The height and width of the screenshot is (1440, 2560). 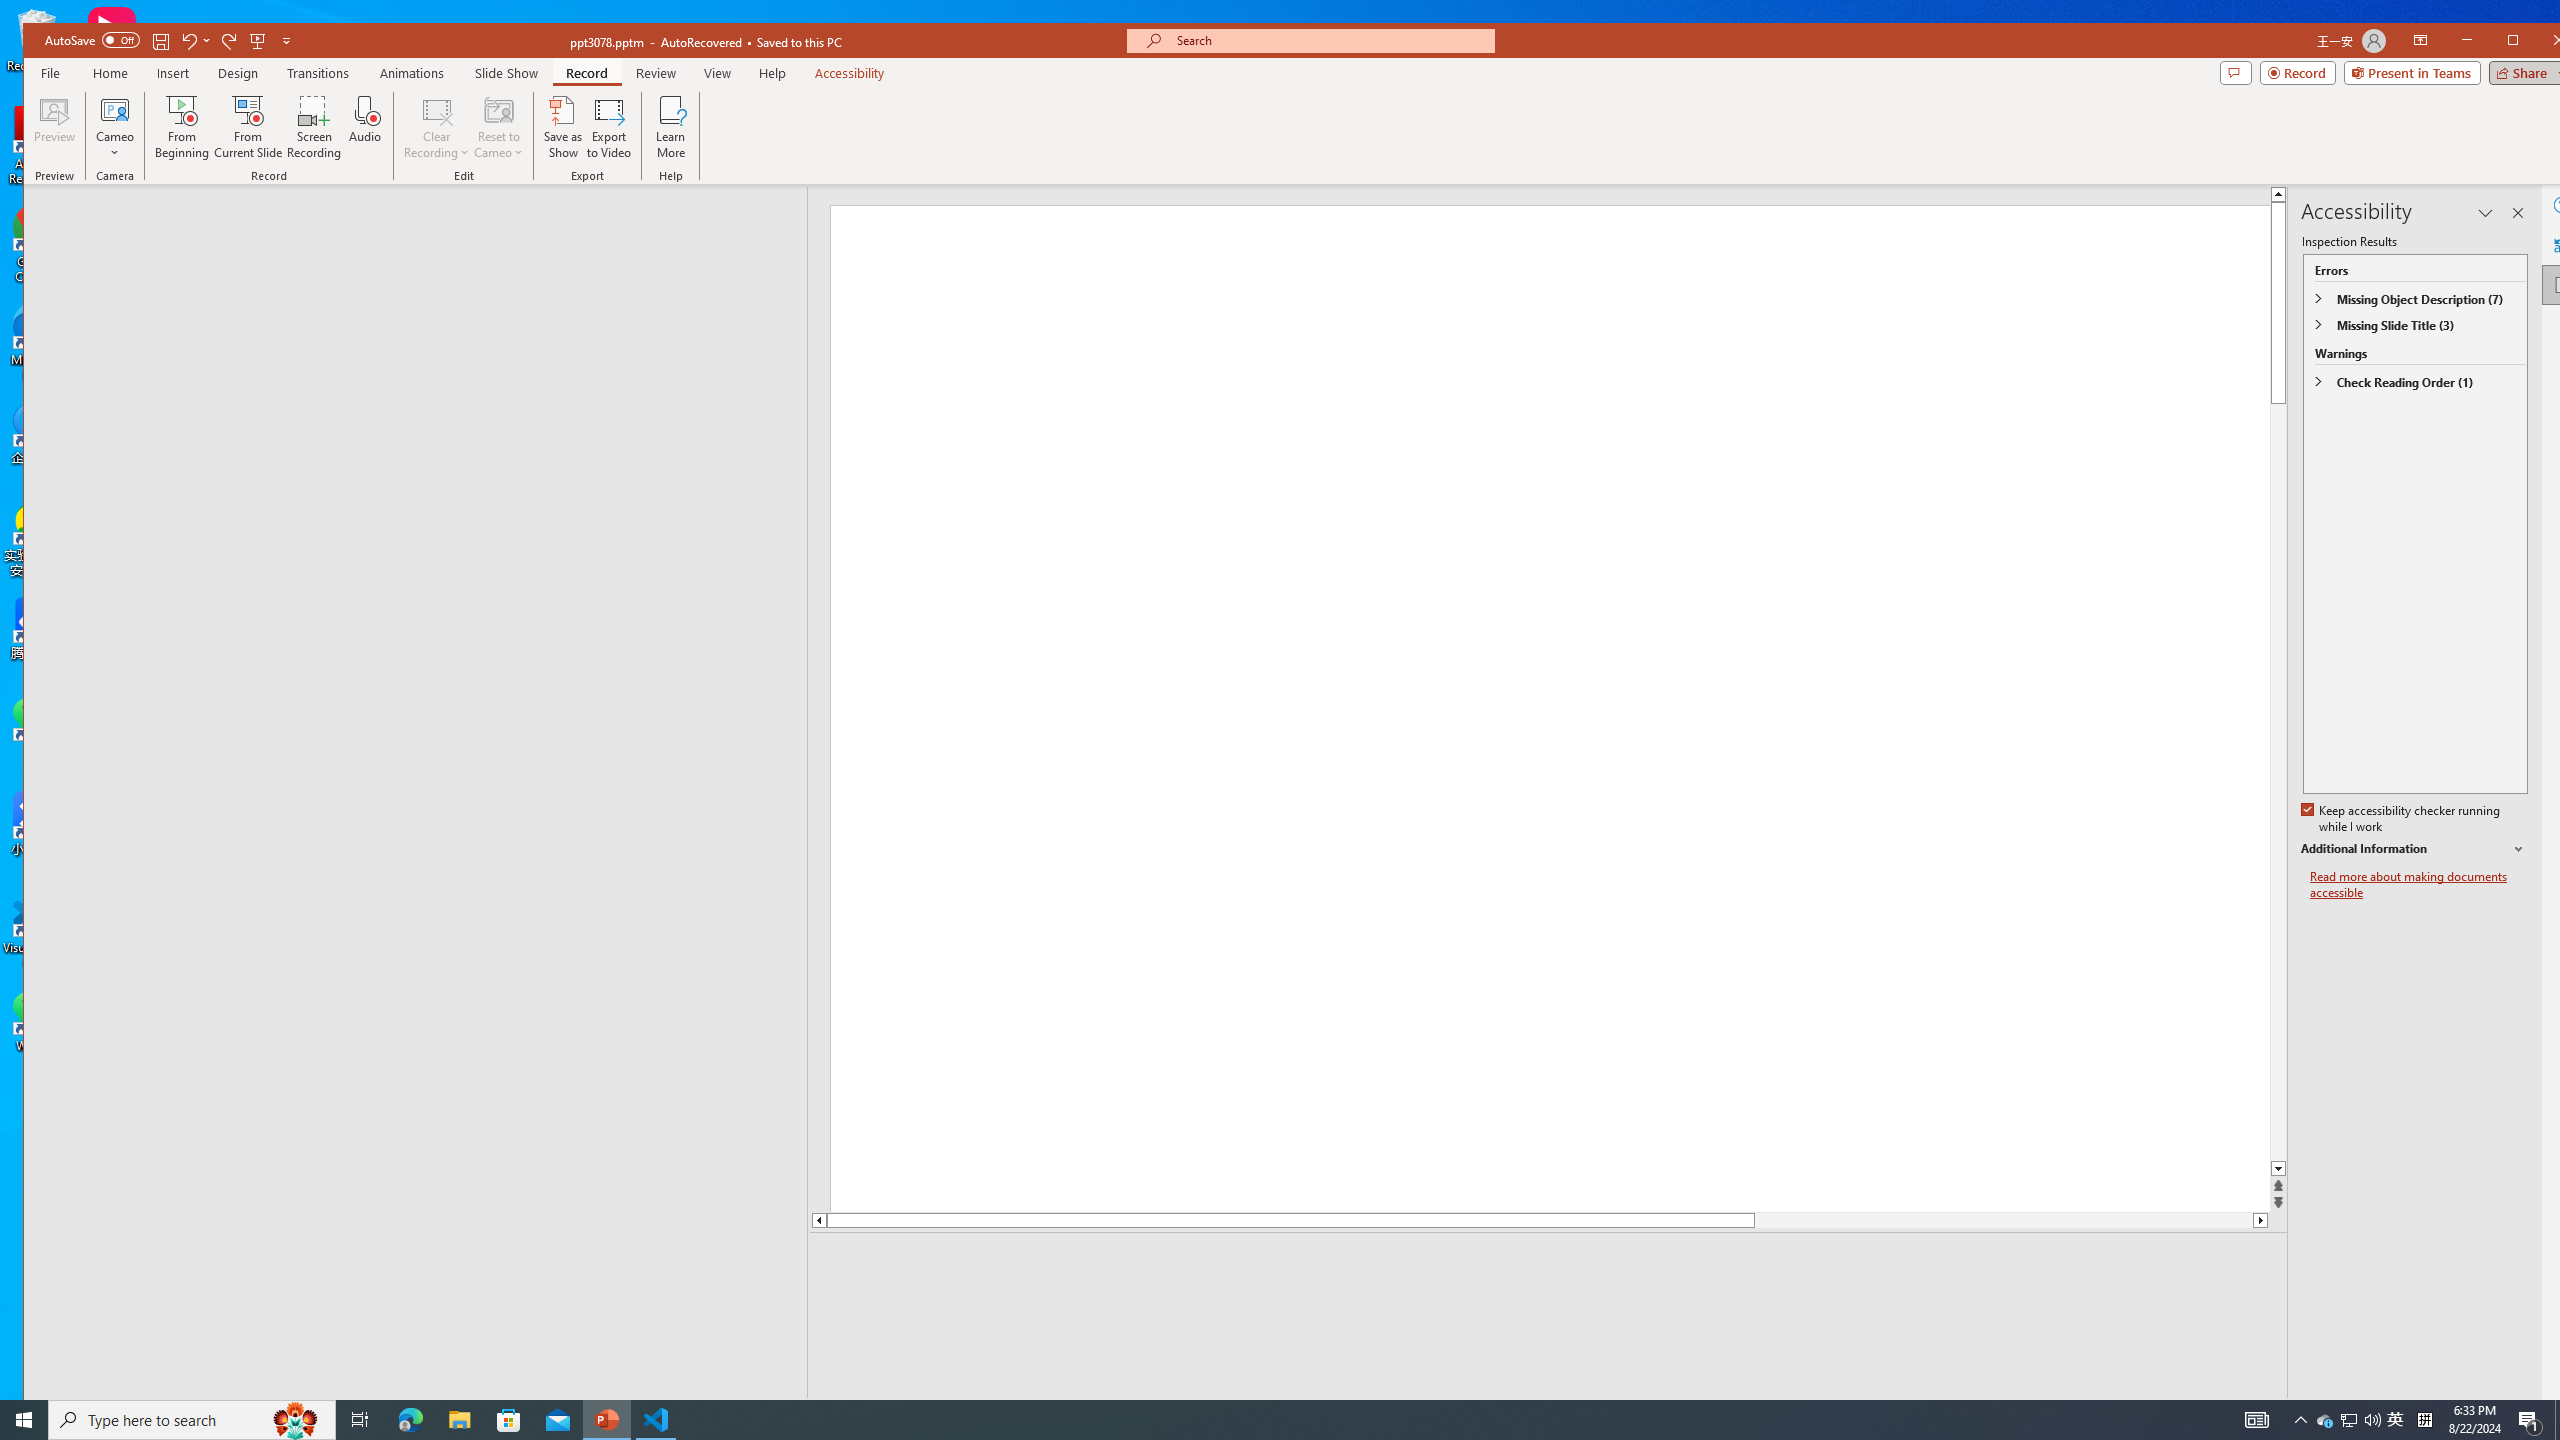 I want to click on 'Zoom 172%', so click(x=2548, y=1410).